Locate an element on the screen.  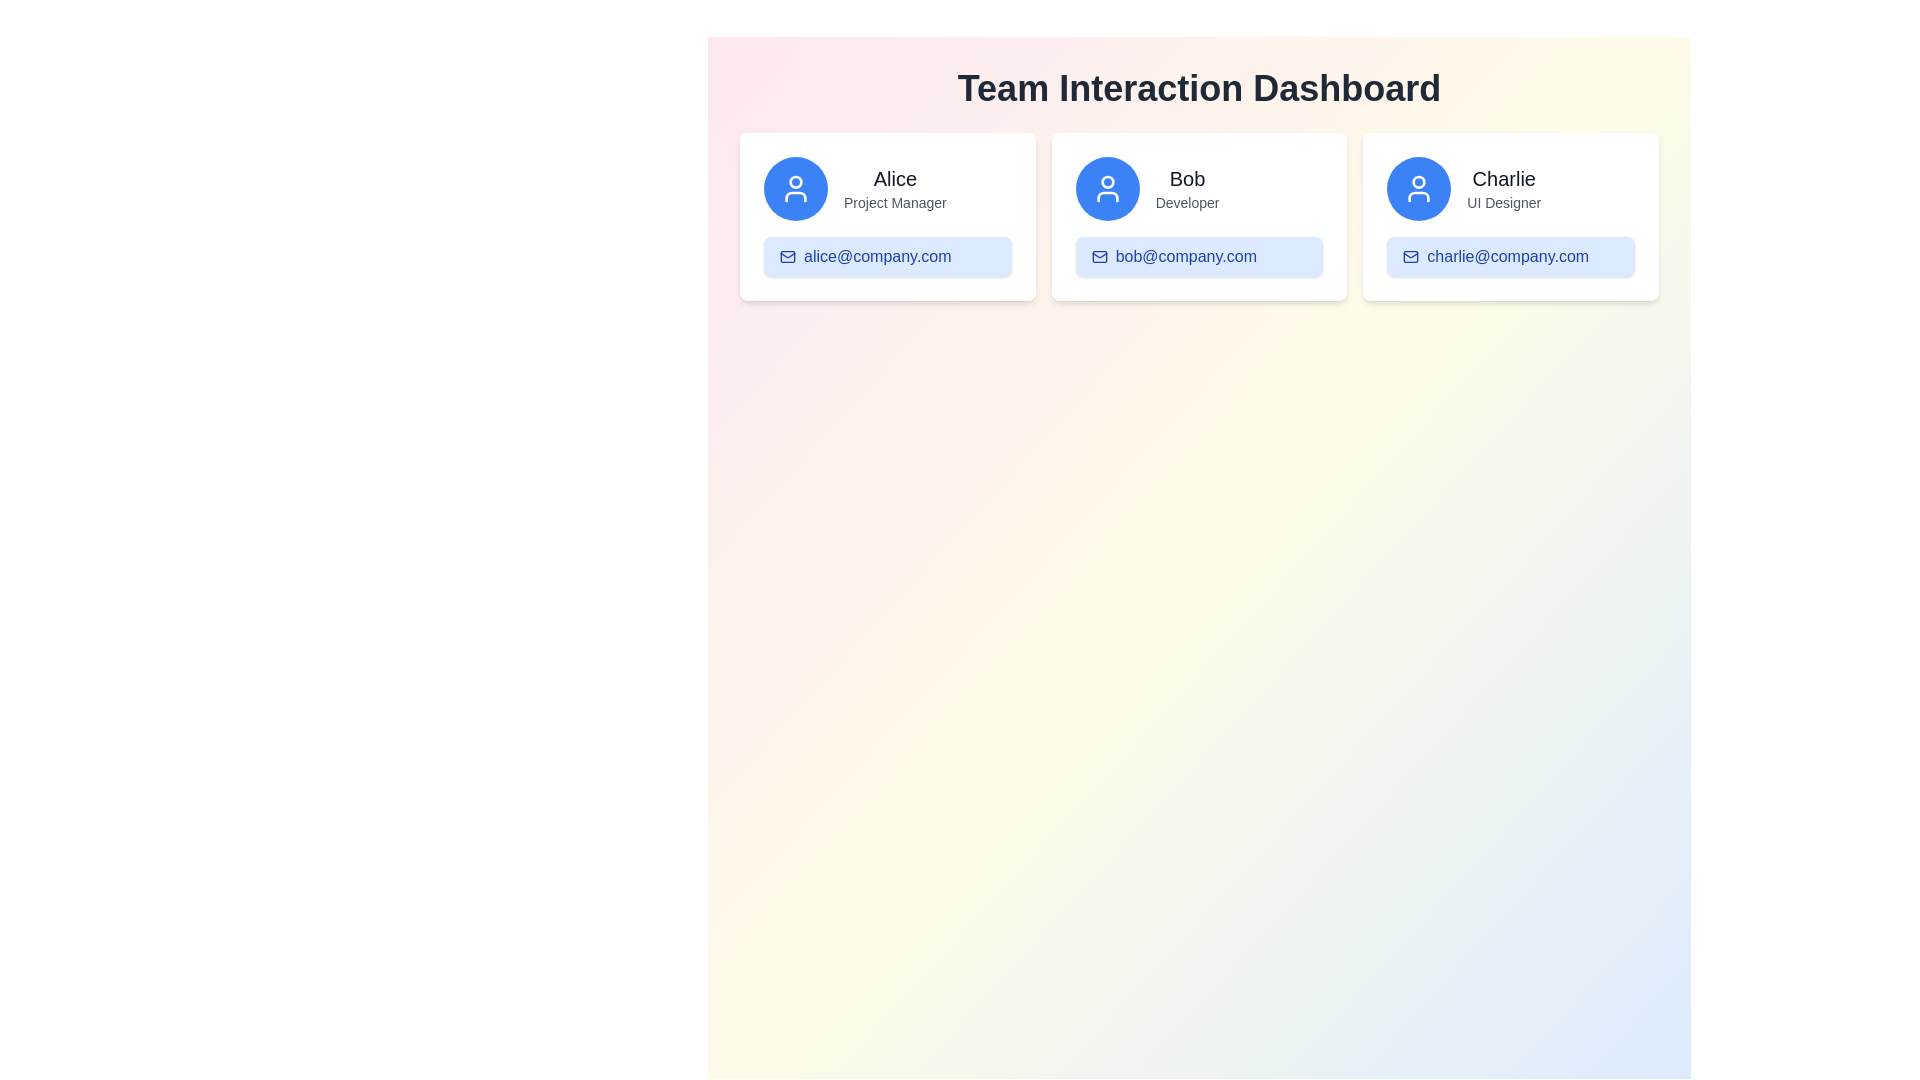
the small circular user profile icon with a blue fill, which is centrally located in the user's avatar representation on the dashboard is located at coordinates (1106, 182).